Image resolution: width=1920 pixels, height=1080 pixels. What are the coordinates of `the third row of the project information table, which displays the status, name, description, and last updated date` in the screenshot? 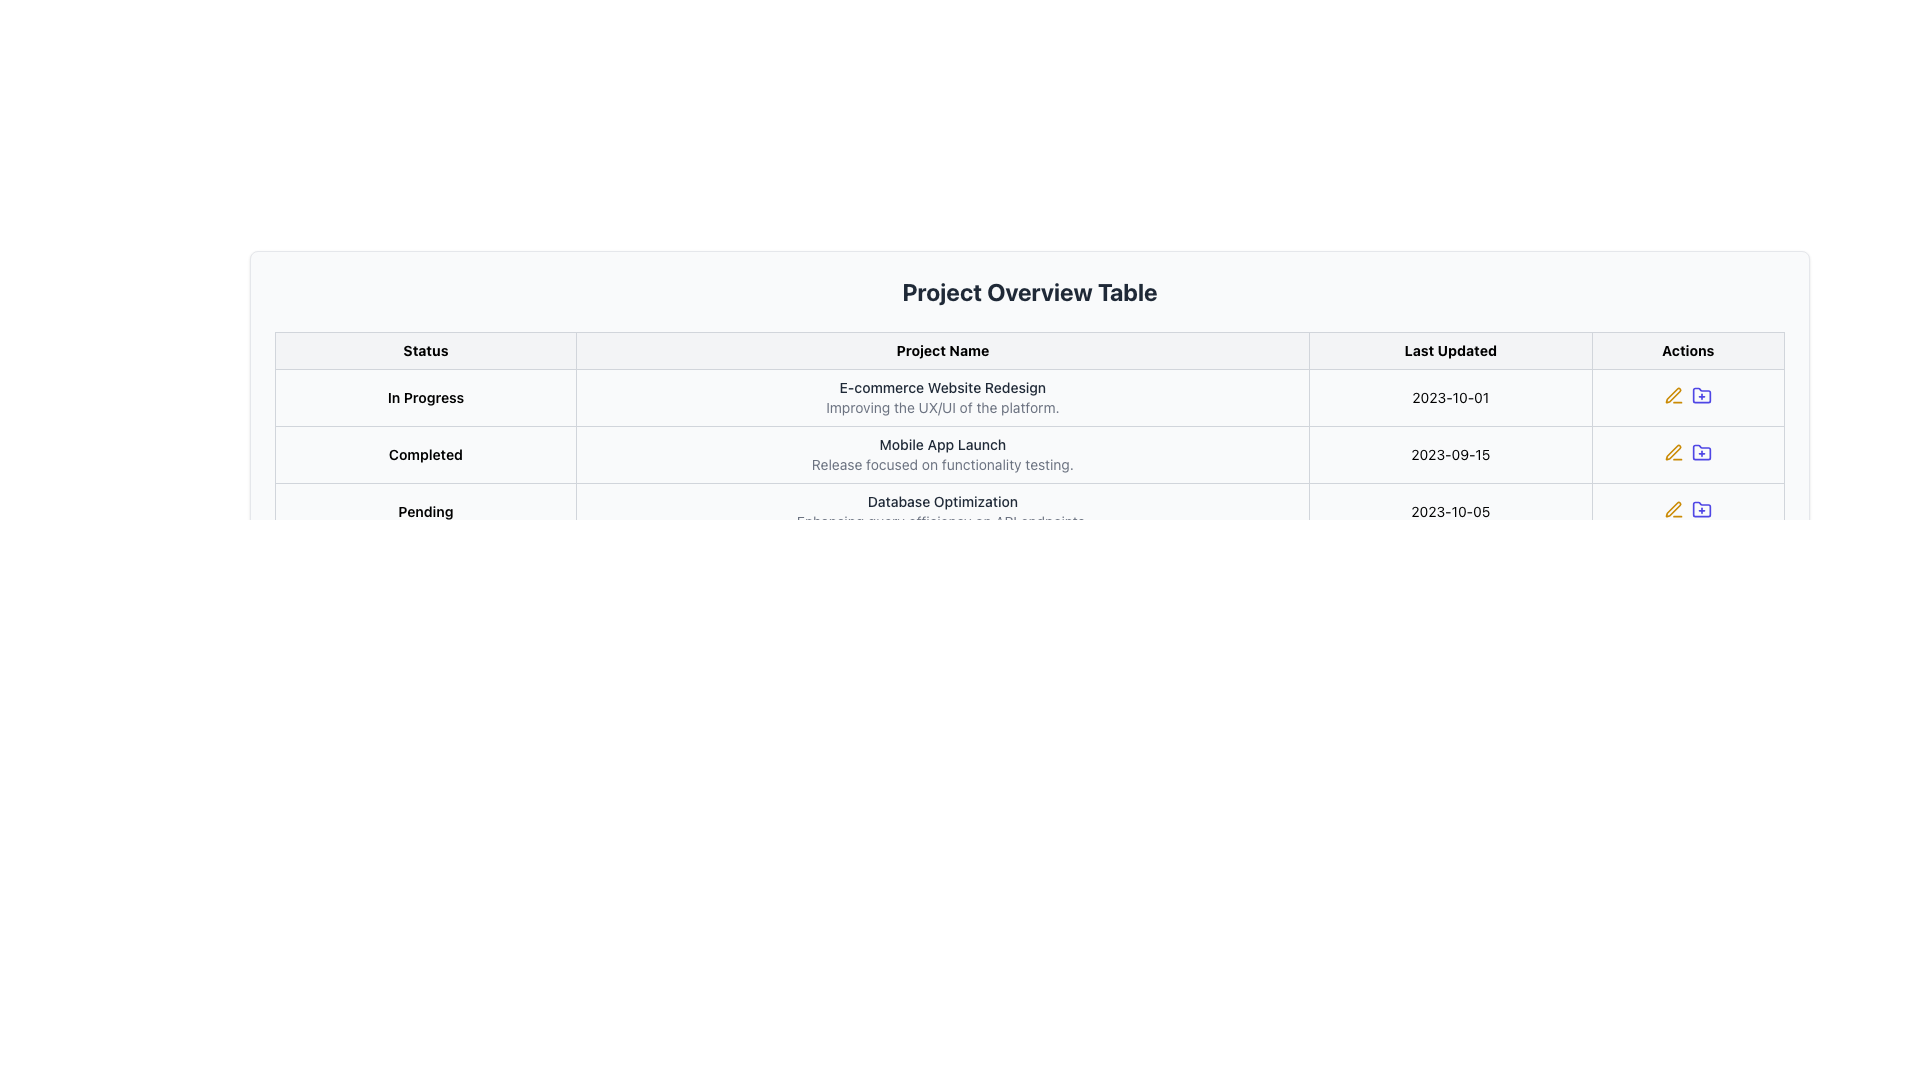 It's located at (1030, 511).